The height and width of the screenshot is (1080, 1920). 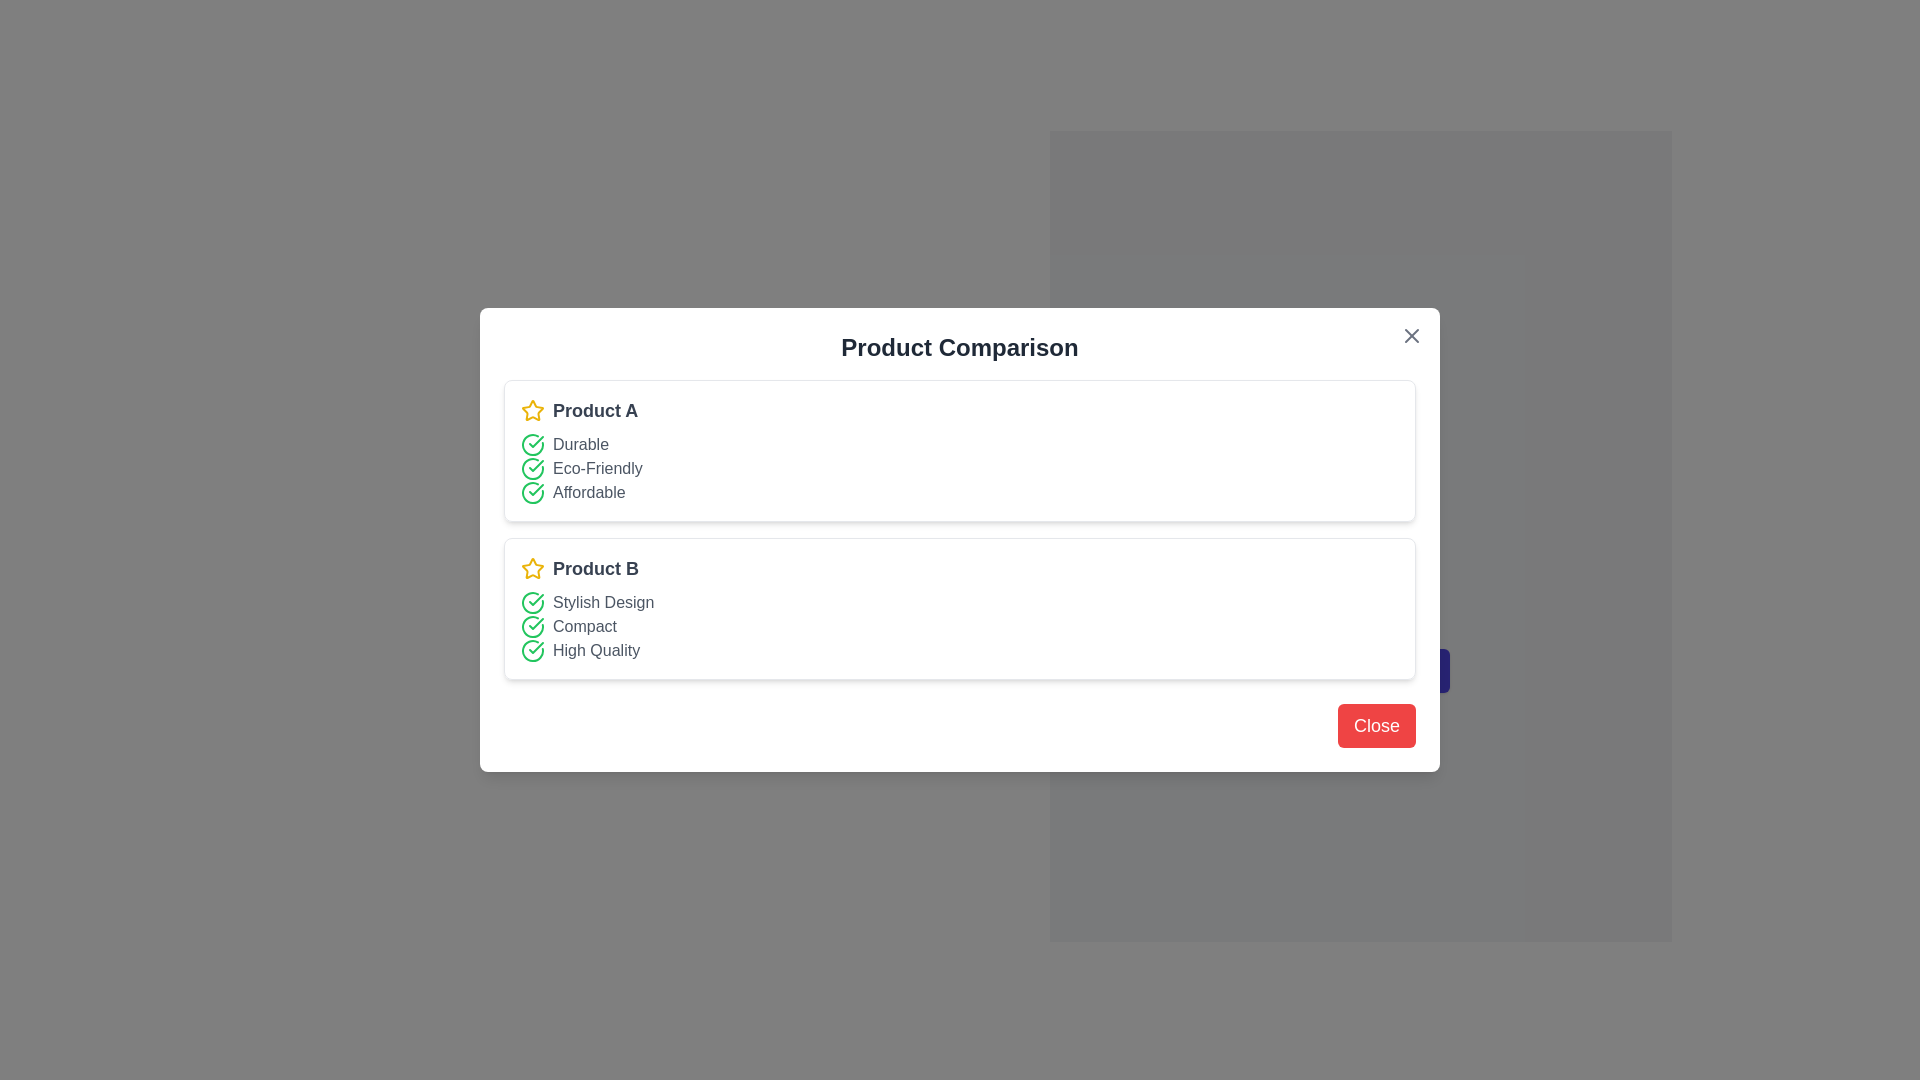 I want to click on the close button located at the top-right corner of the modal window, so click(x=1410, y=334).